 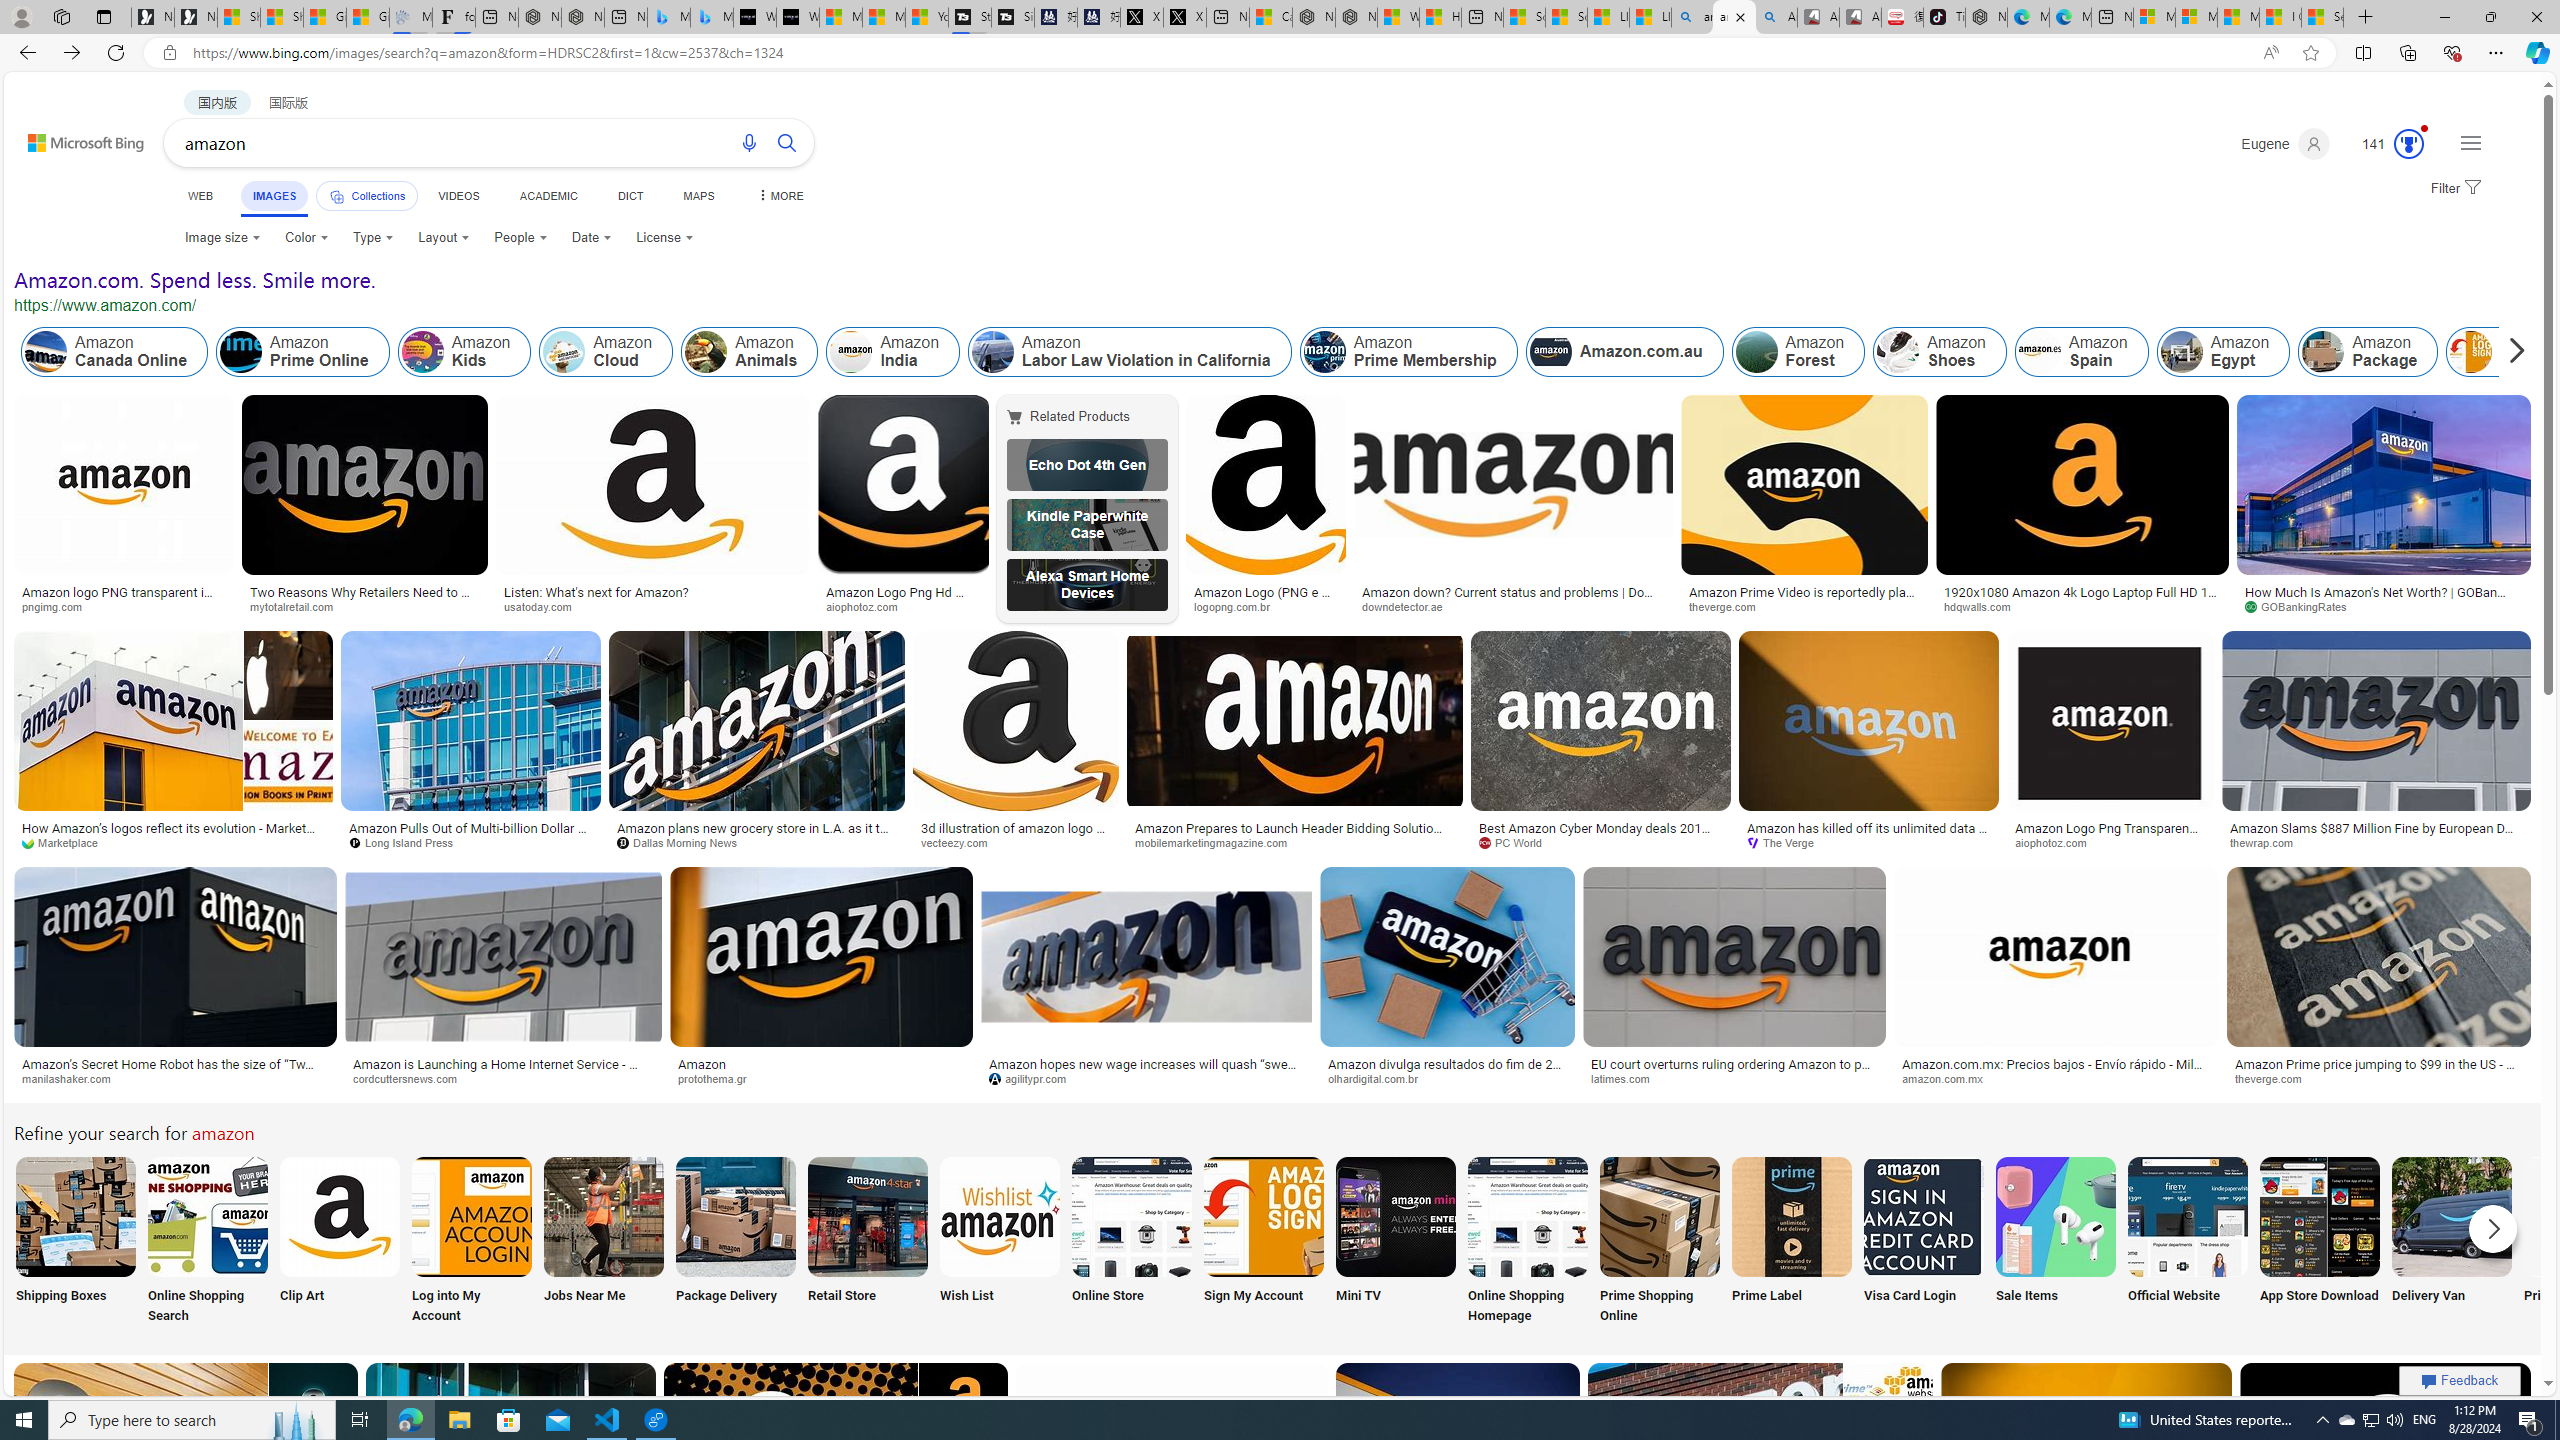 I want to click on 'Amazon.com.au', so click(x=1549, y=352).